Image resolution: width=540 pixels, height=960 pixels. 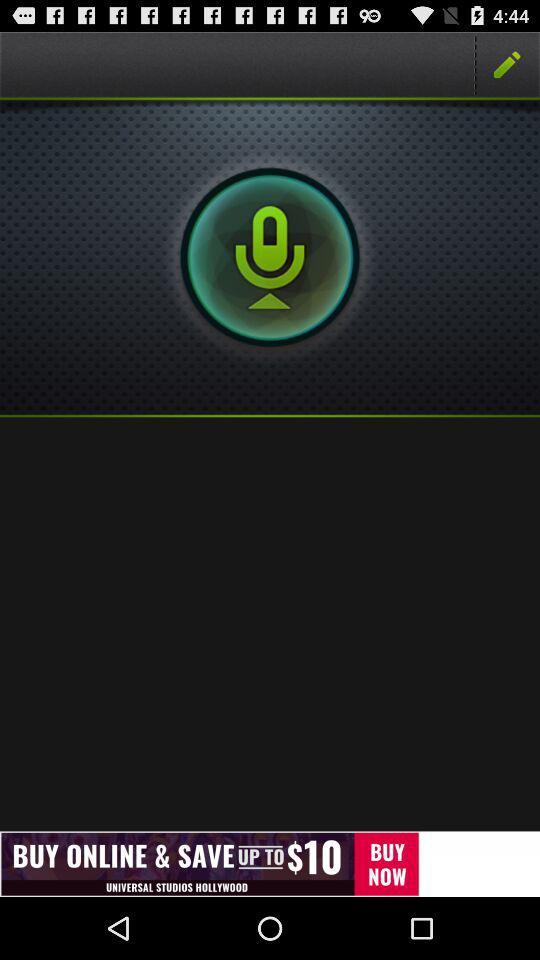 I want to click on the item at the top, so click(x=270, y=256).